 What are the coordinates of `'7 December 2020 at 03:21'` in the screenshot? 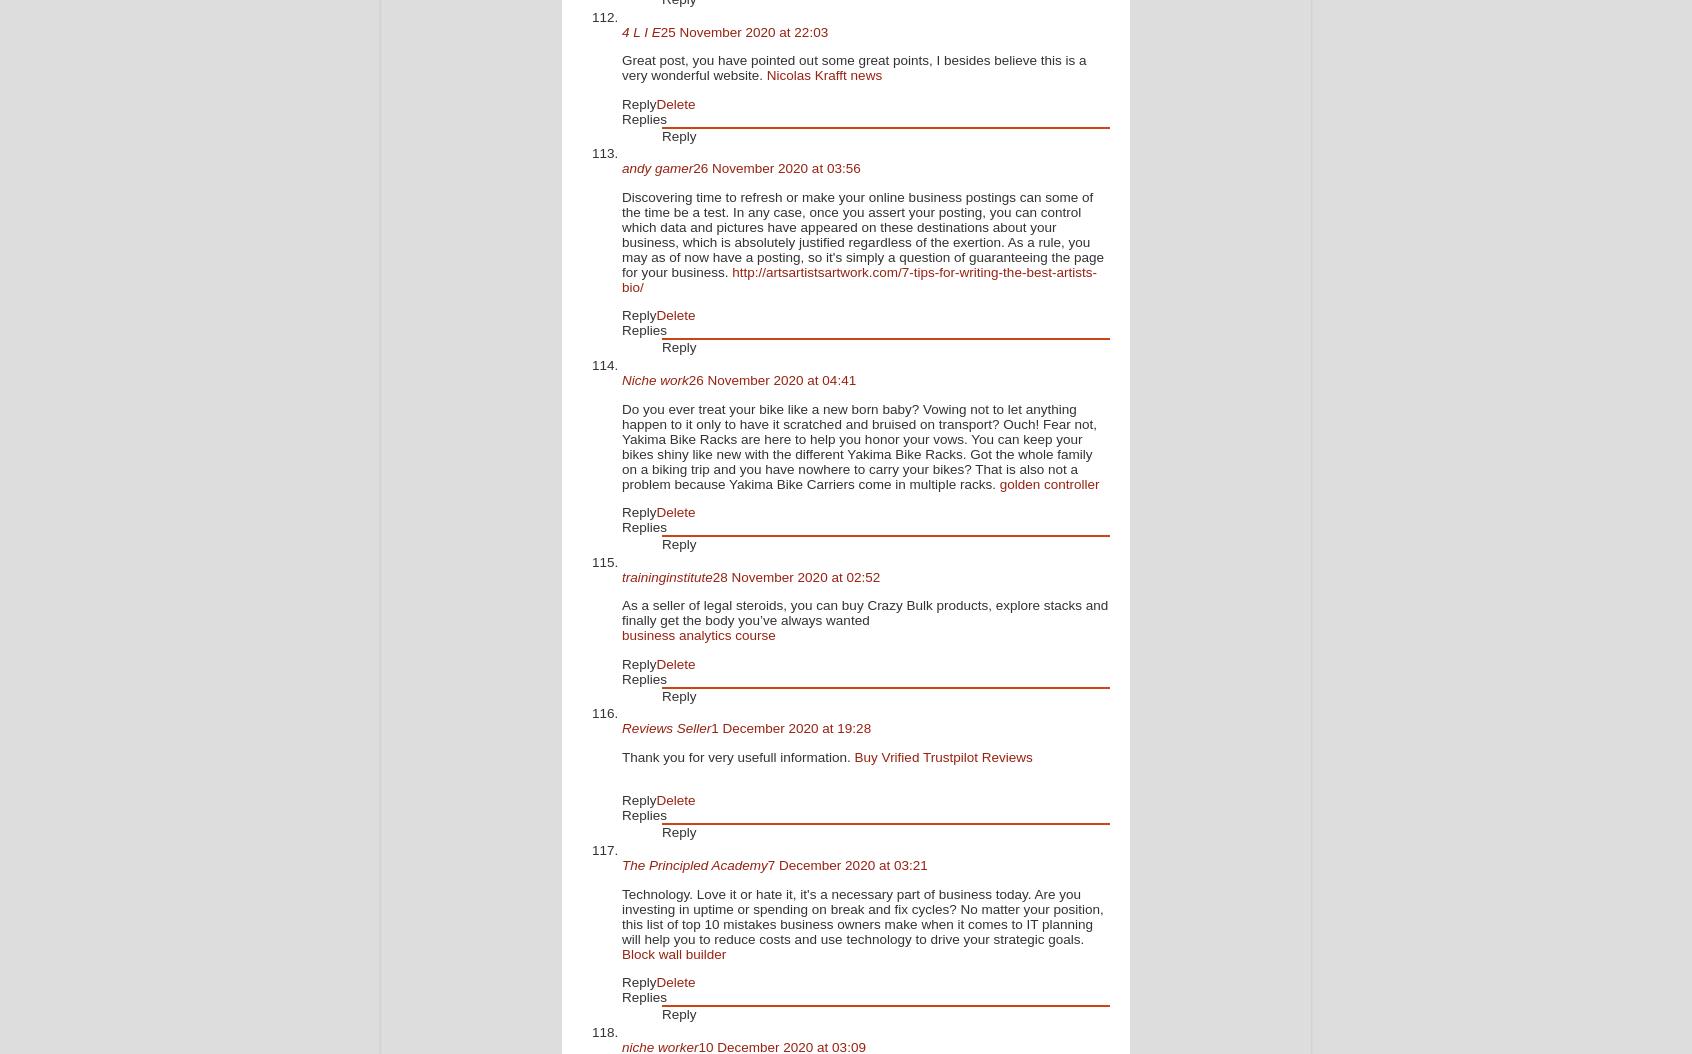 It's located at (846, 865).